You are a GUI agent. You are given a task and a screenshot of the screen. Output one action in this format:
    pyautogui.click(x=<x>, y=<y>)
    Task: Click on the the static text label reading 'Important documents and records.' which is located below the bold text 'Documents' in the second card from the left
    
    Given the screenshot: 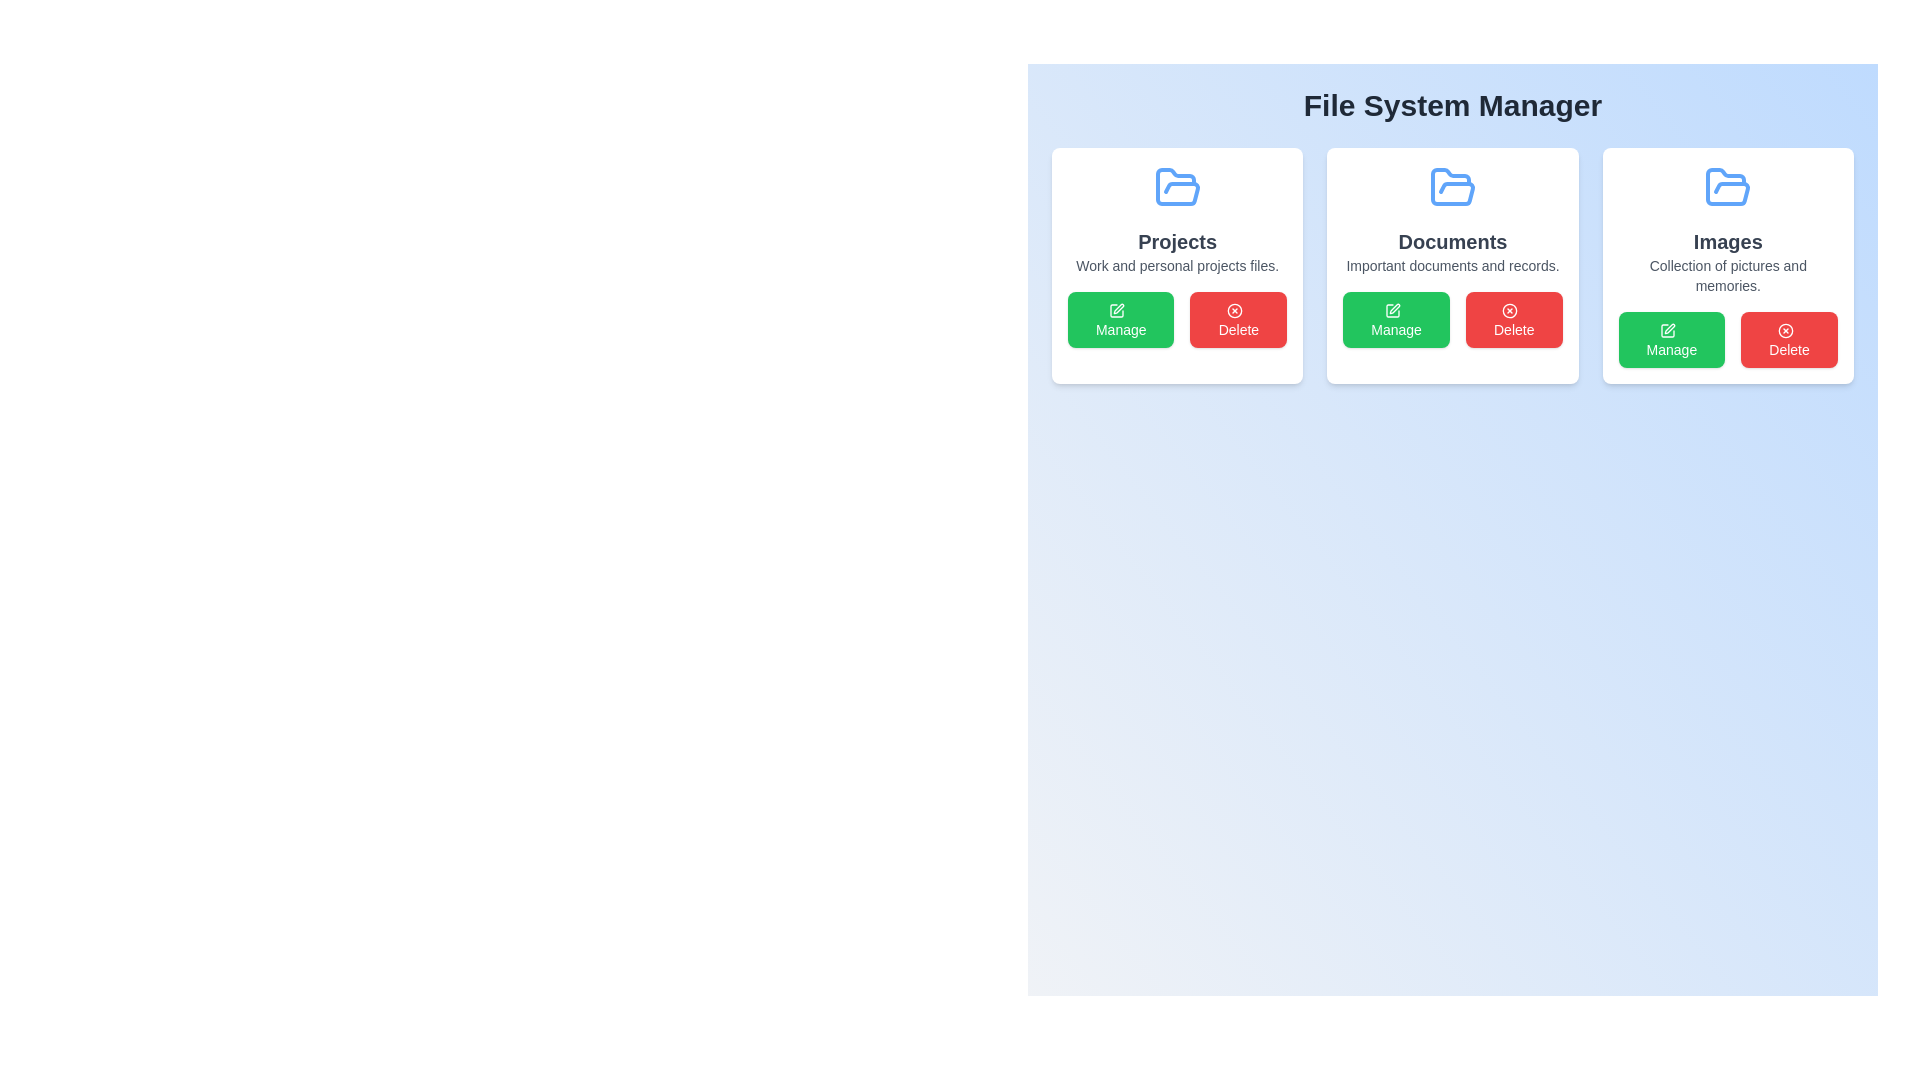 What is the action you would take?
    pyautogui.click(x=1453, y=265)
    